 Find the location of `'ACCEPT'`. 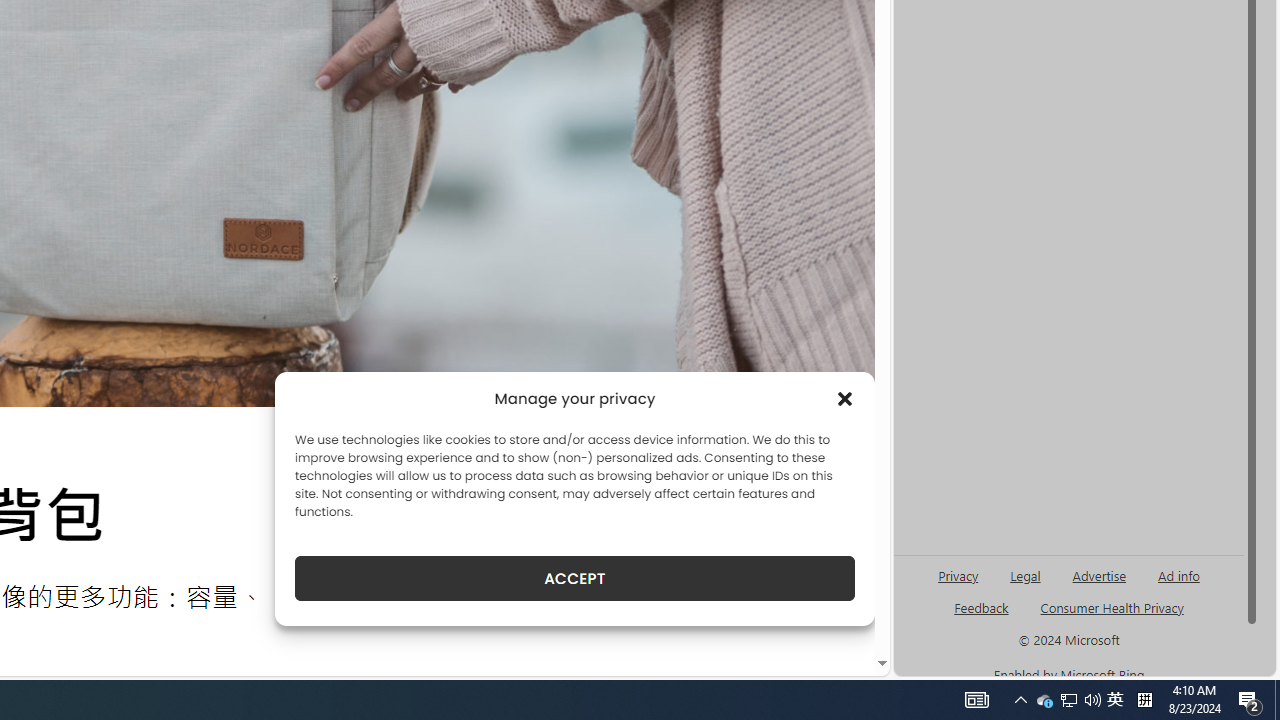

'ACCEPT' is located at coordinates (573, 578).